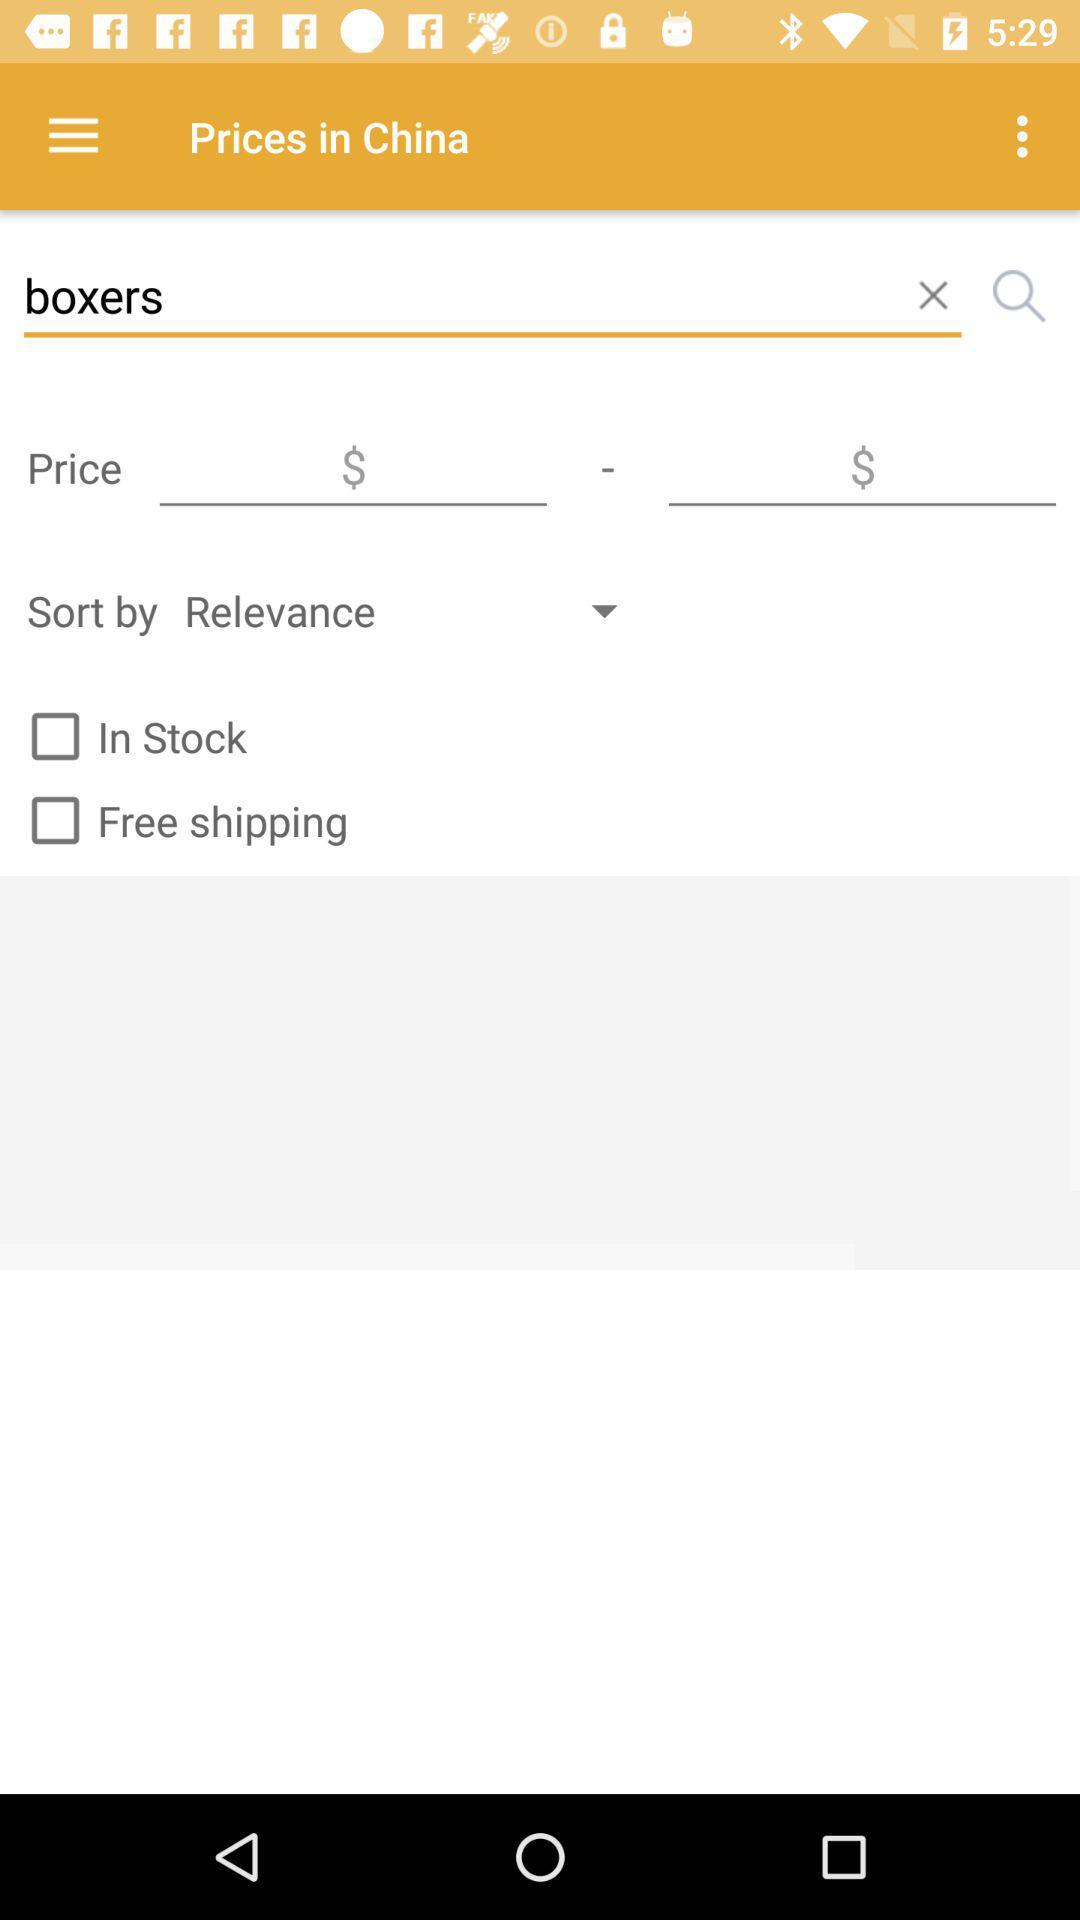  Describe the element at coordinates (861, 466) in the screenshot. I see `max price` at that location.